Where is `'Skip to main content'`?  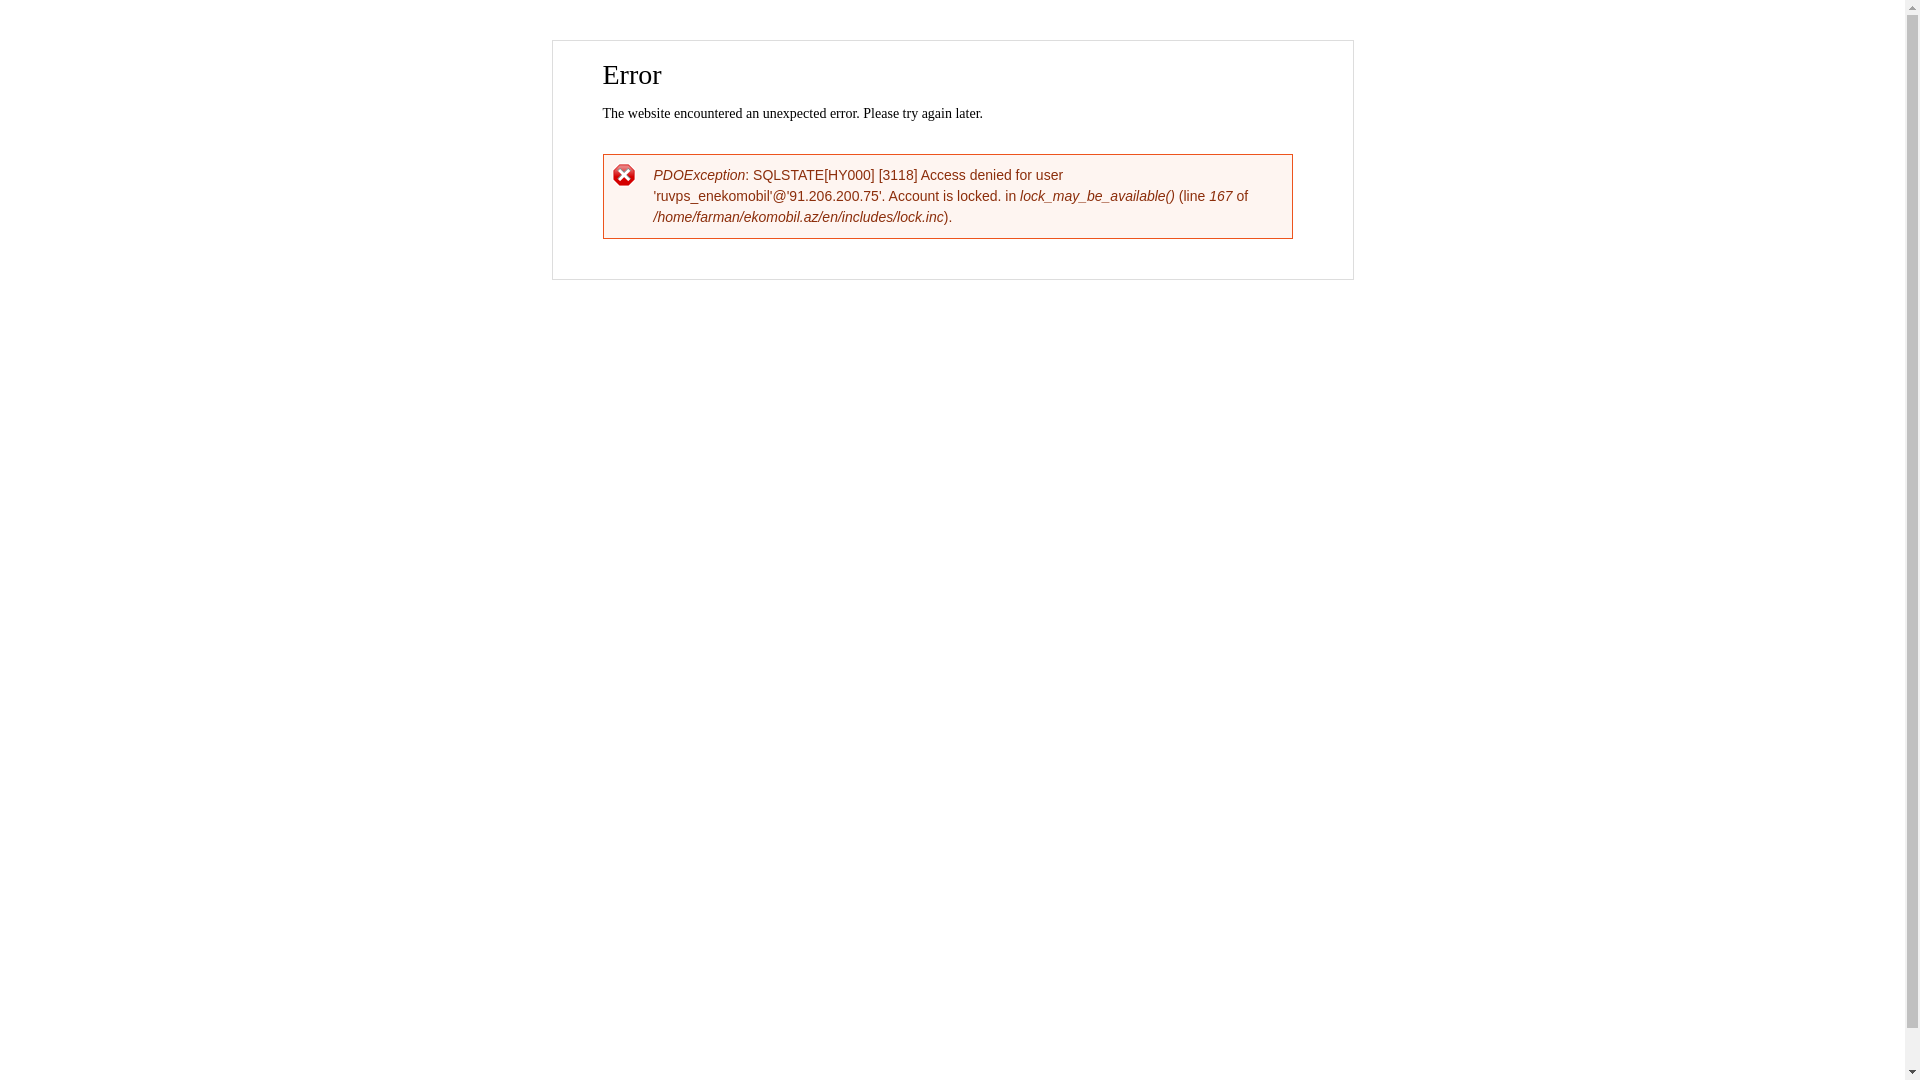
'Skip to main content' is located at coordinates (909, 42).